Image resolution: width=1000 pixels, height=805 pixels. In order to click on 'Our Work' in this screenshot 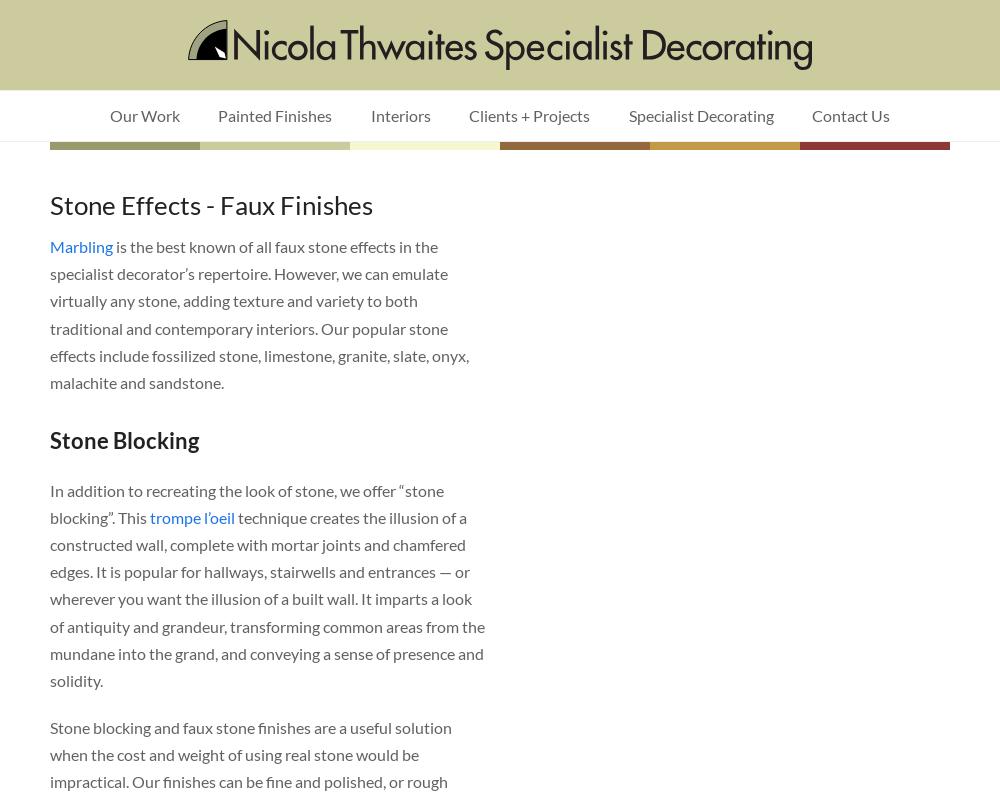, I will do `click(144, 115)`.